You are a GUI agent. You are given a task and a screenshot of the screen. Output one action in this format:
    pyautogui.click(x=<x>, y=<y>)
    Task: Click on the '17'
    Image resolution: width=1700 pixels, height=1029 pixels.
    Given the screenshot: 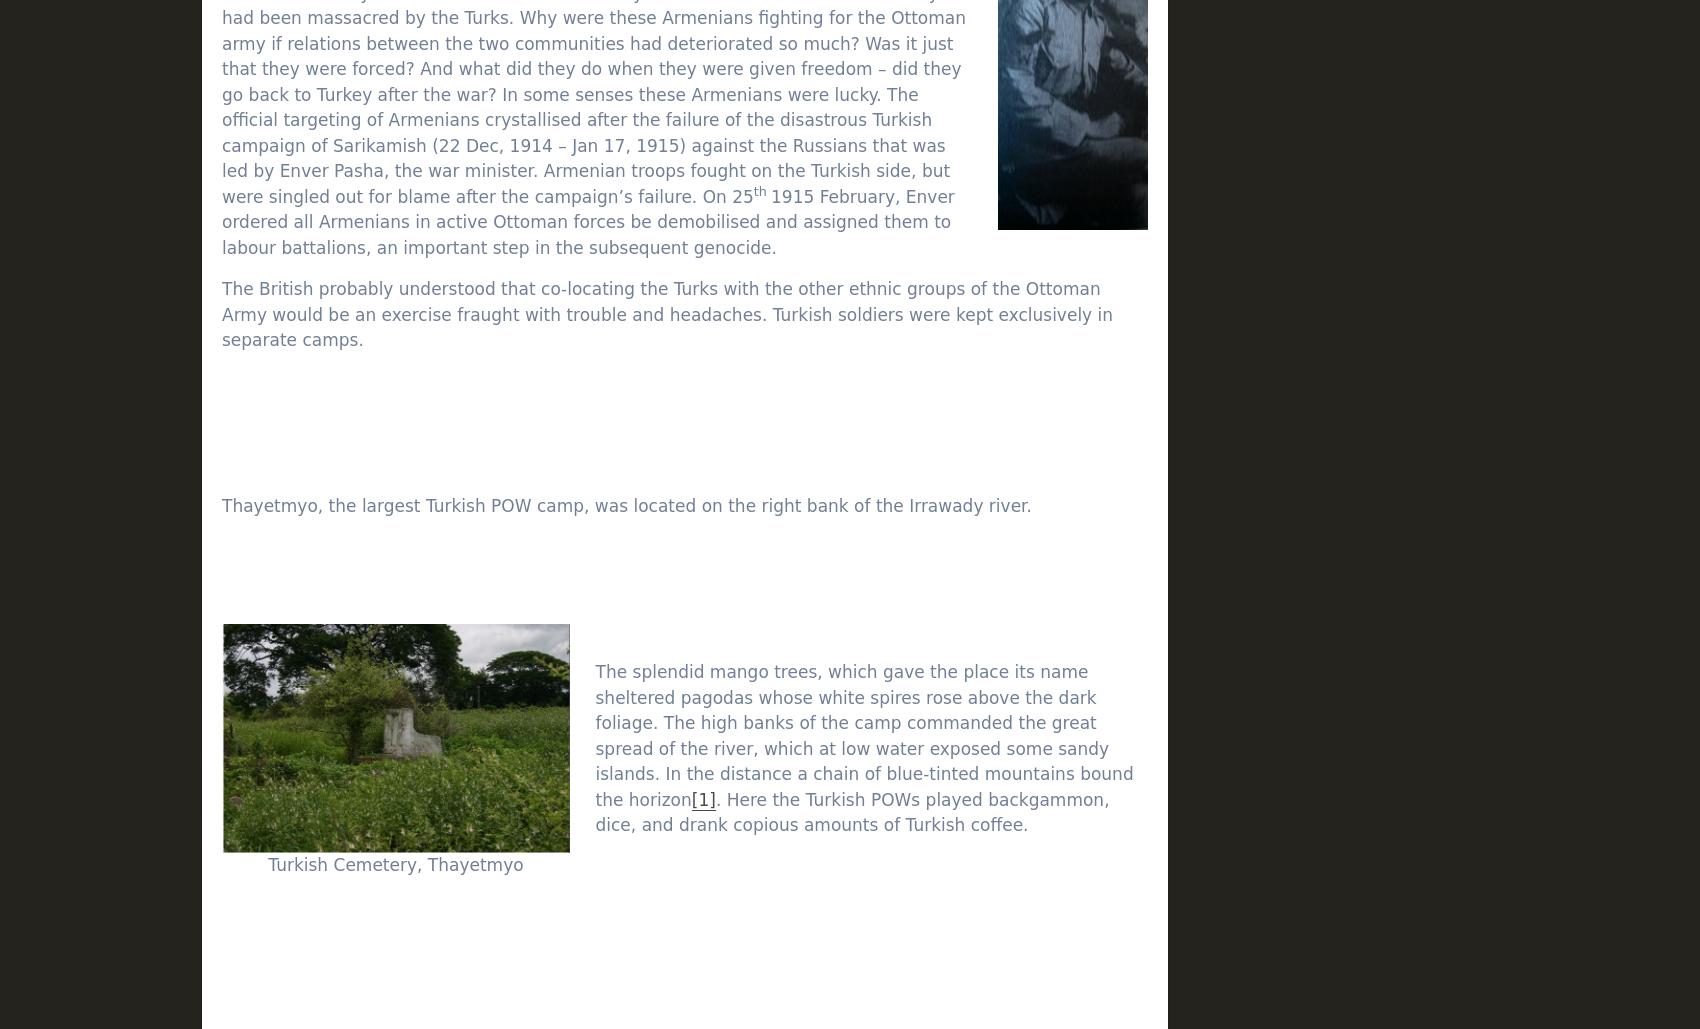 What is the action you would take?
    pyautogui.click(x=1393, y=765)
    